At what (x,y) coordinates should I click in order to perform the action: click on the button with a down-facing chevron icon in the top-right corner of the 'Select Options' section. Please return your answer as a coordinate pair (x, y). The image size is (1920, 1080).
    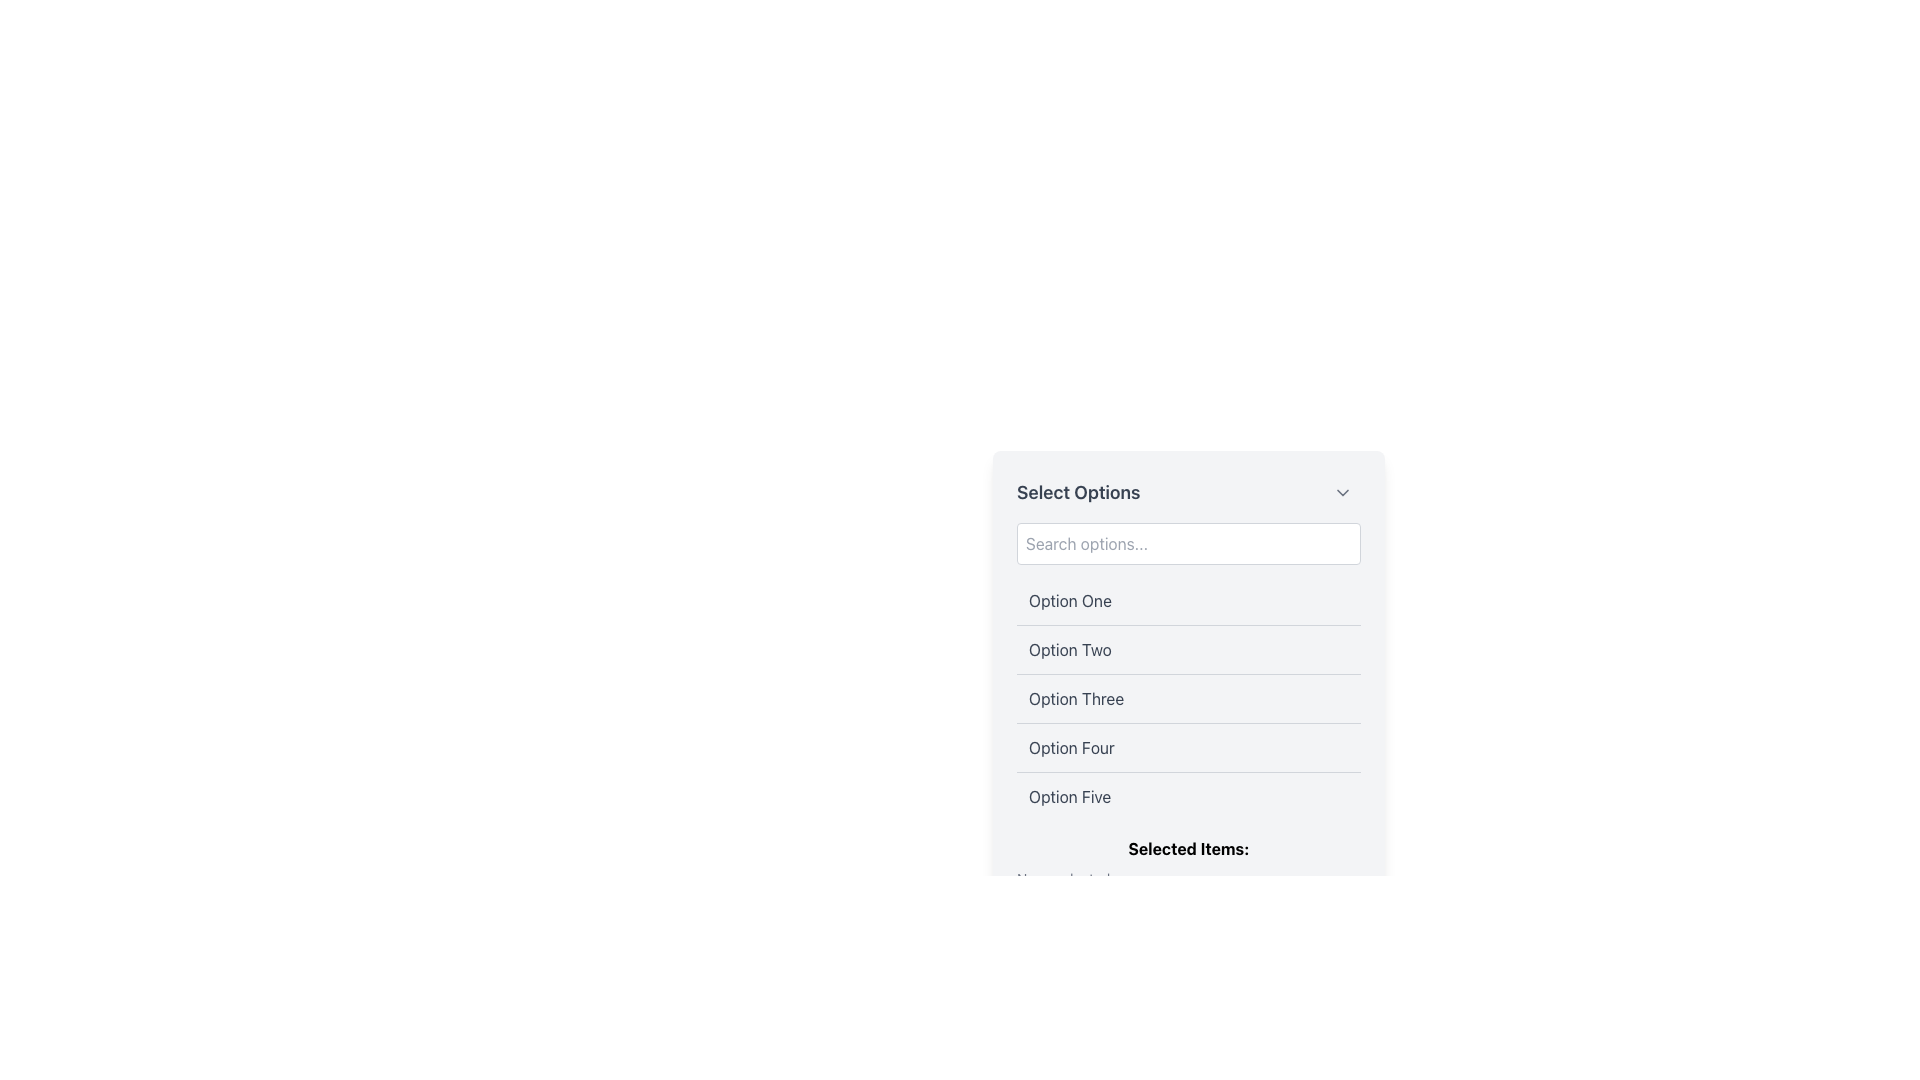
    Looking at the image, I should click on (1343, 493).